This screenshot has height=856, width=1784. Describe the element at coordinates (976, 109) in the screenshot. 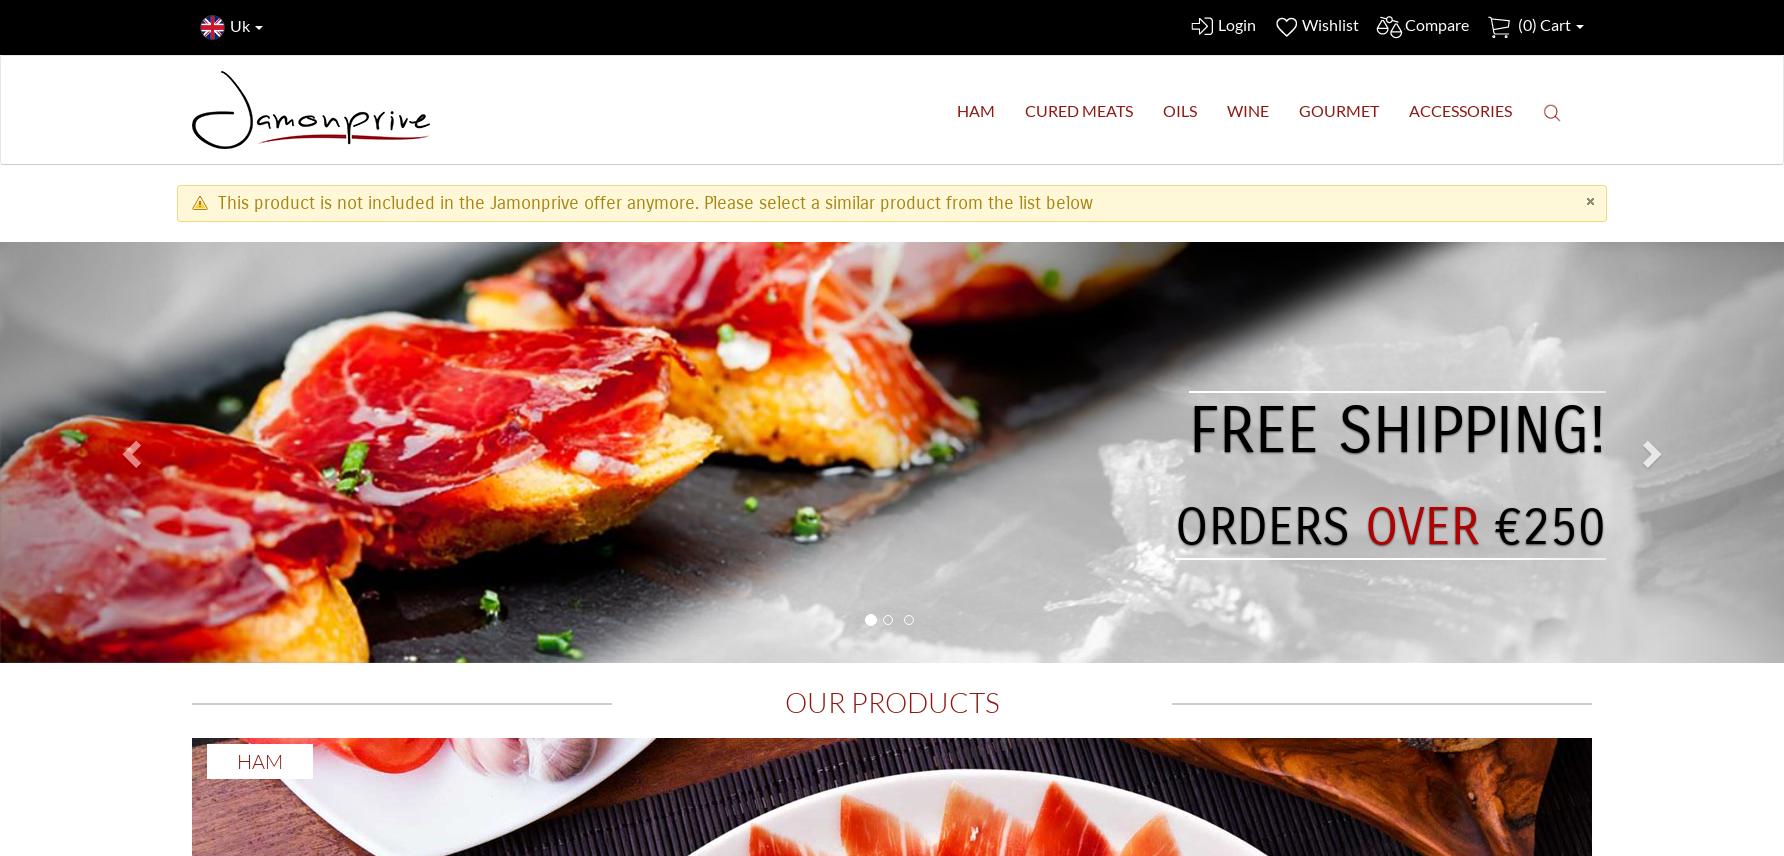

I see `'HAM'` at that location.